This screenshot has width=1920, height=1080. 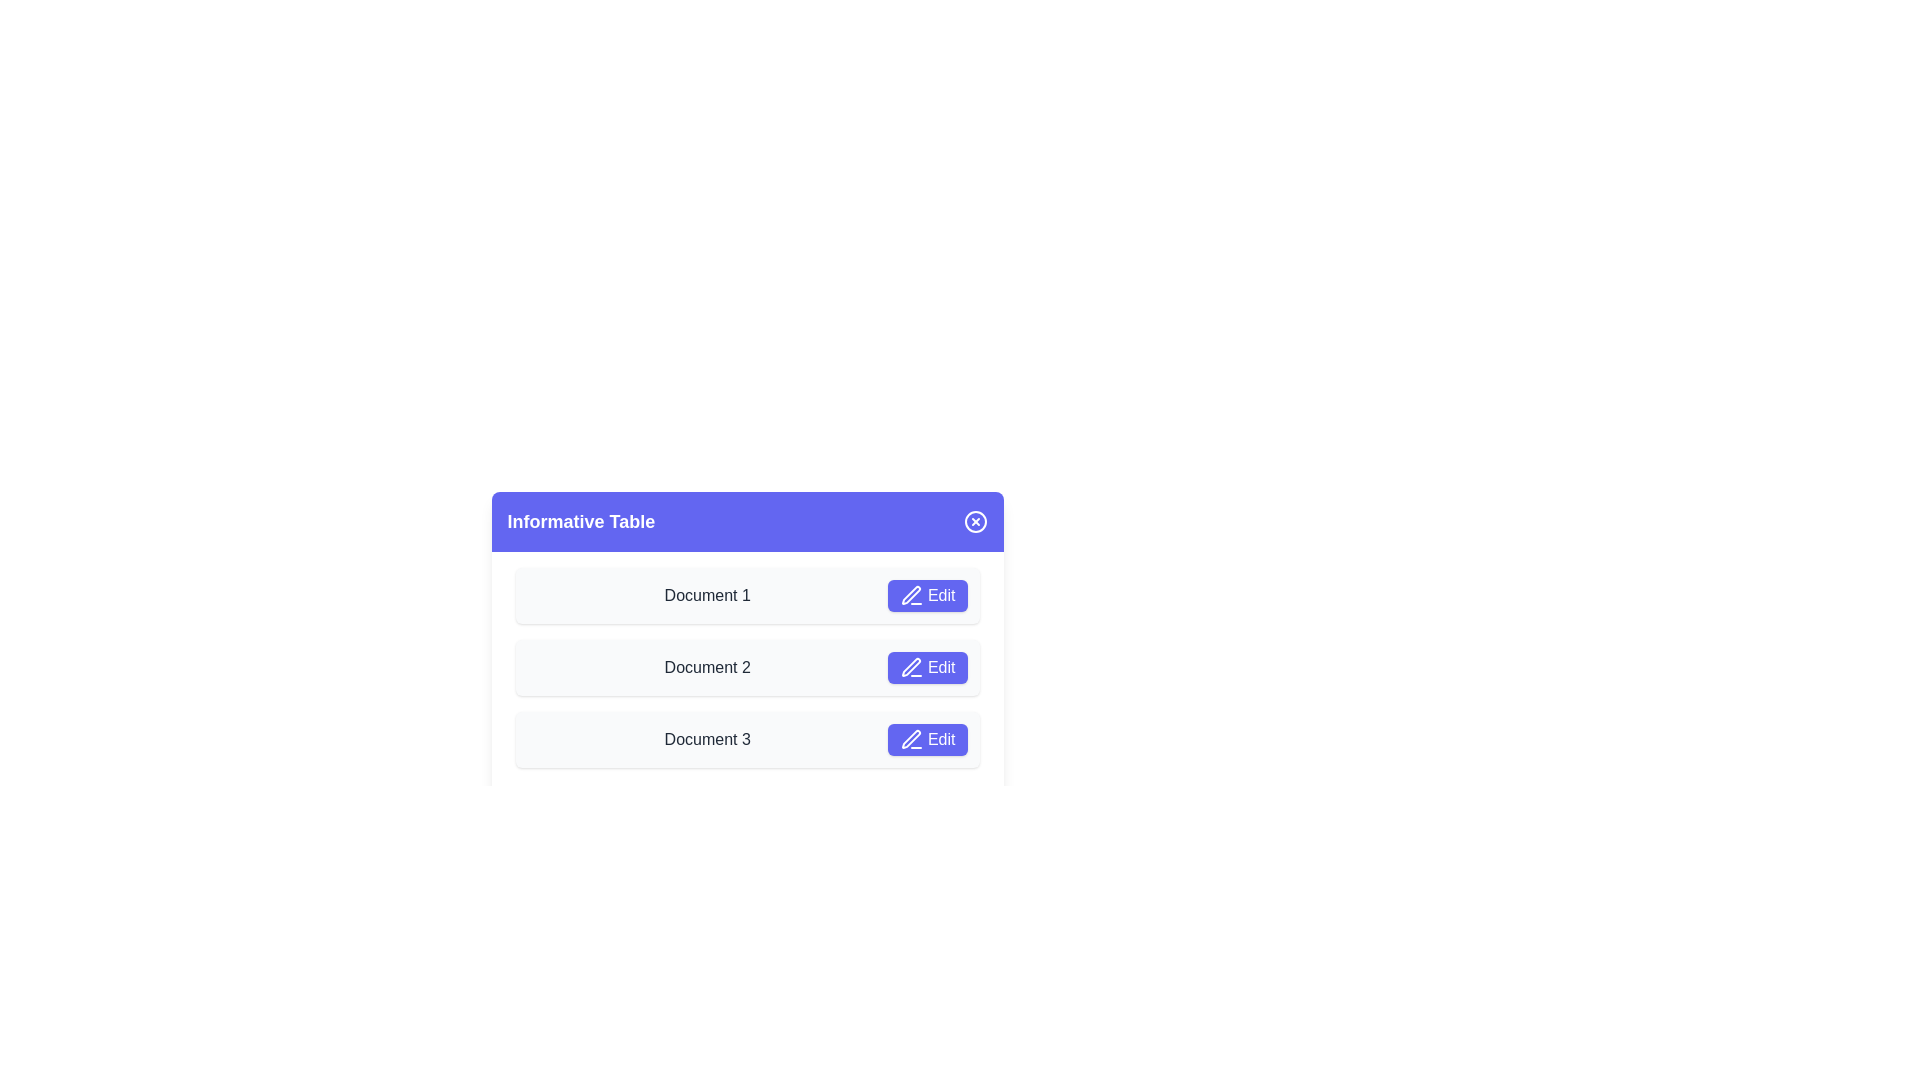 What do you see at coordinates (975, 520) in the screenshot?
I see `the close button located at the top-right corner of the dialog to close it` at bounding box center [975, 520].